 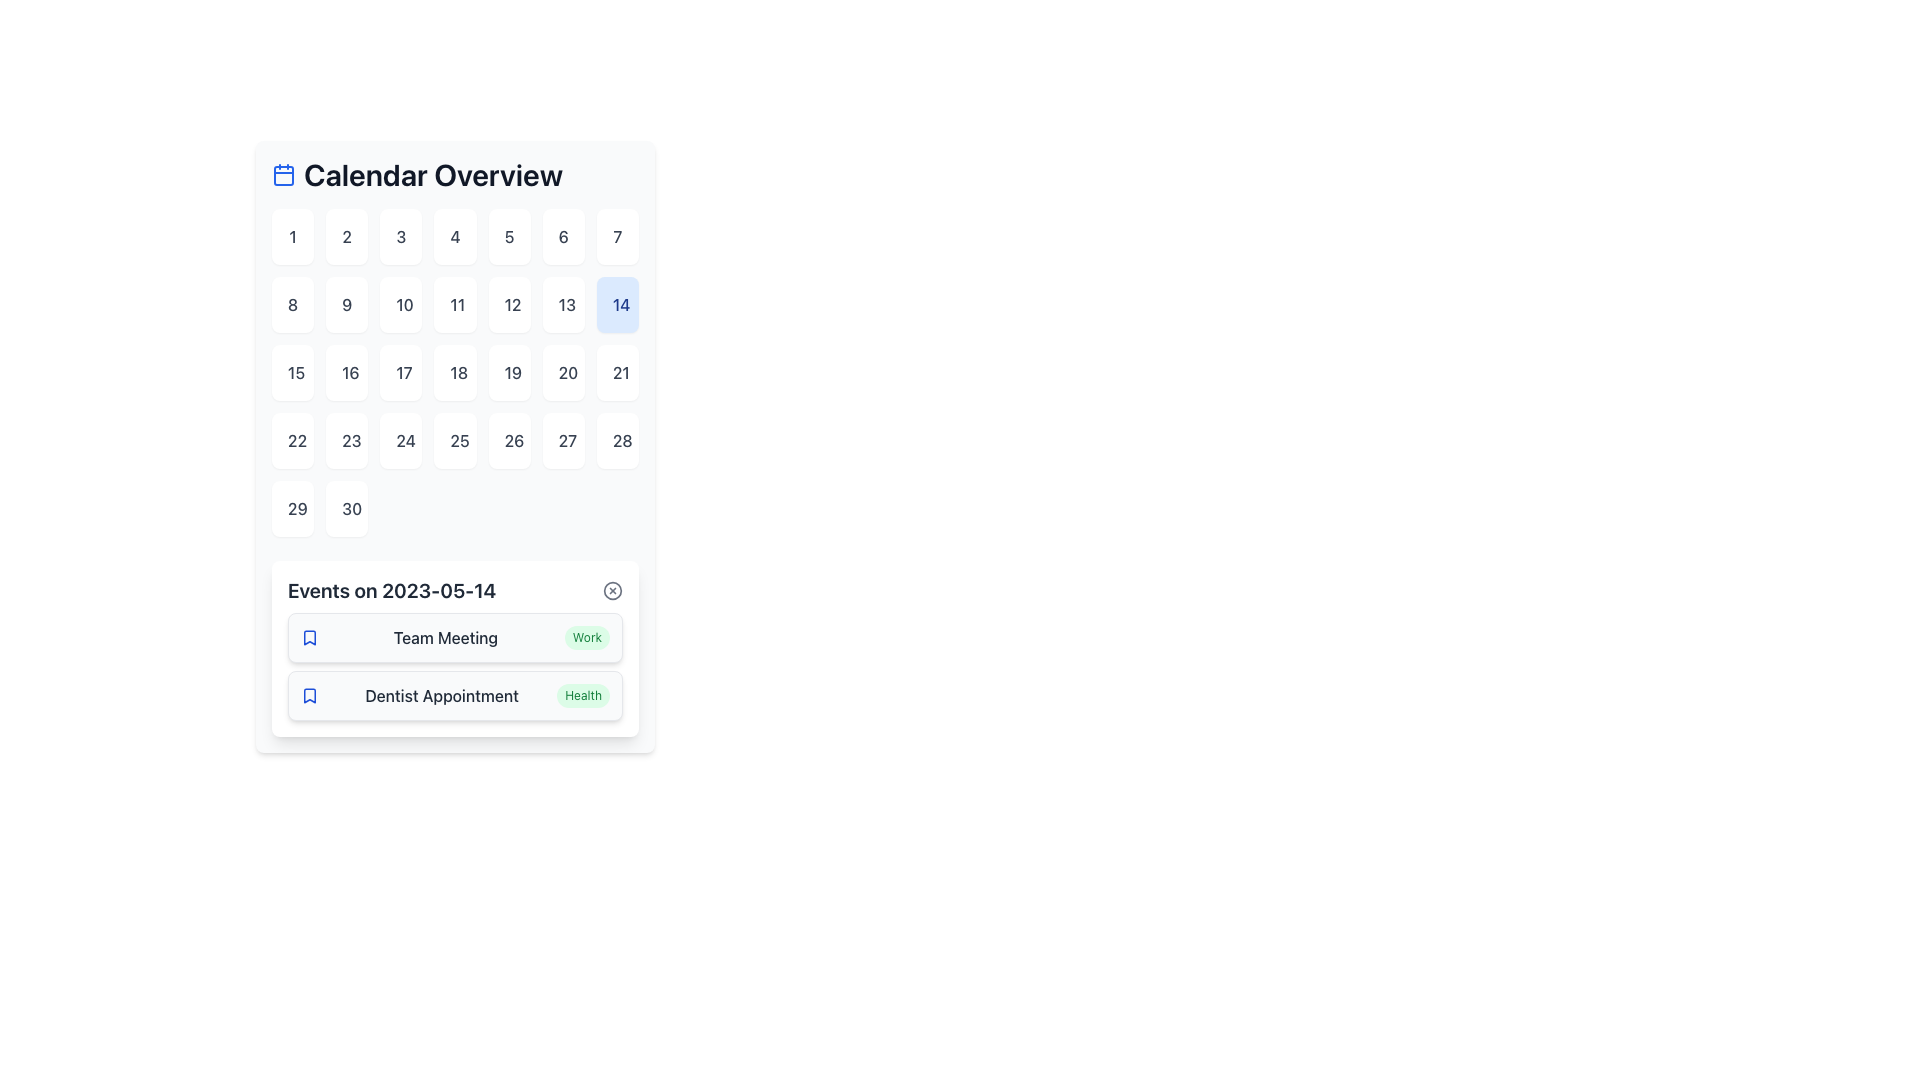 What do you see at coordinates (454, 667) in the screenshot?
I see `the second item in the list of categorized events displayed under the title 'Events on 2023-05-14'` at bounding box center [454, 667].